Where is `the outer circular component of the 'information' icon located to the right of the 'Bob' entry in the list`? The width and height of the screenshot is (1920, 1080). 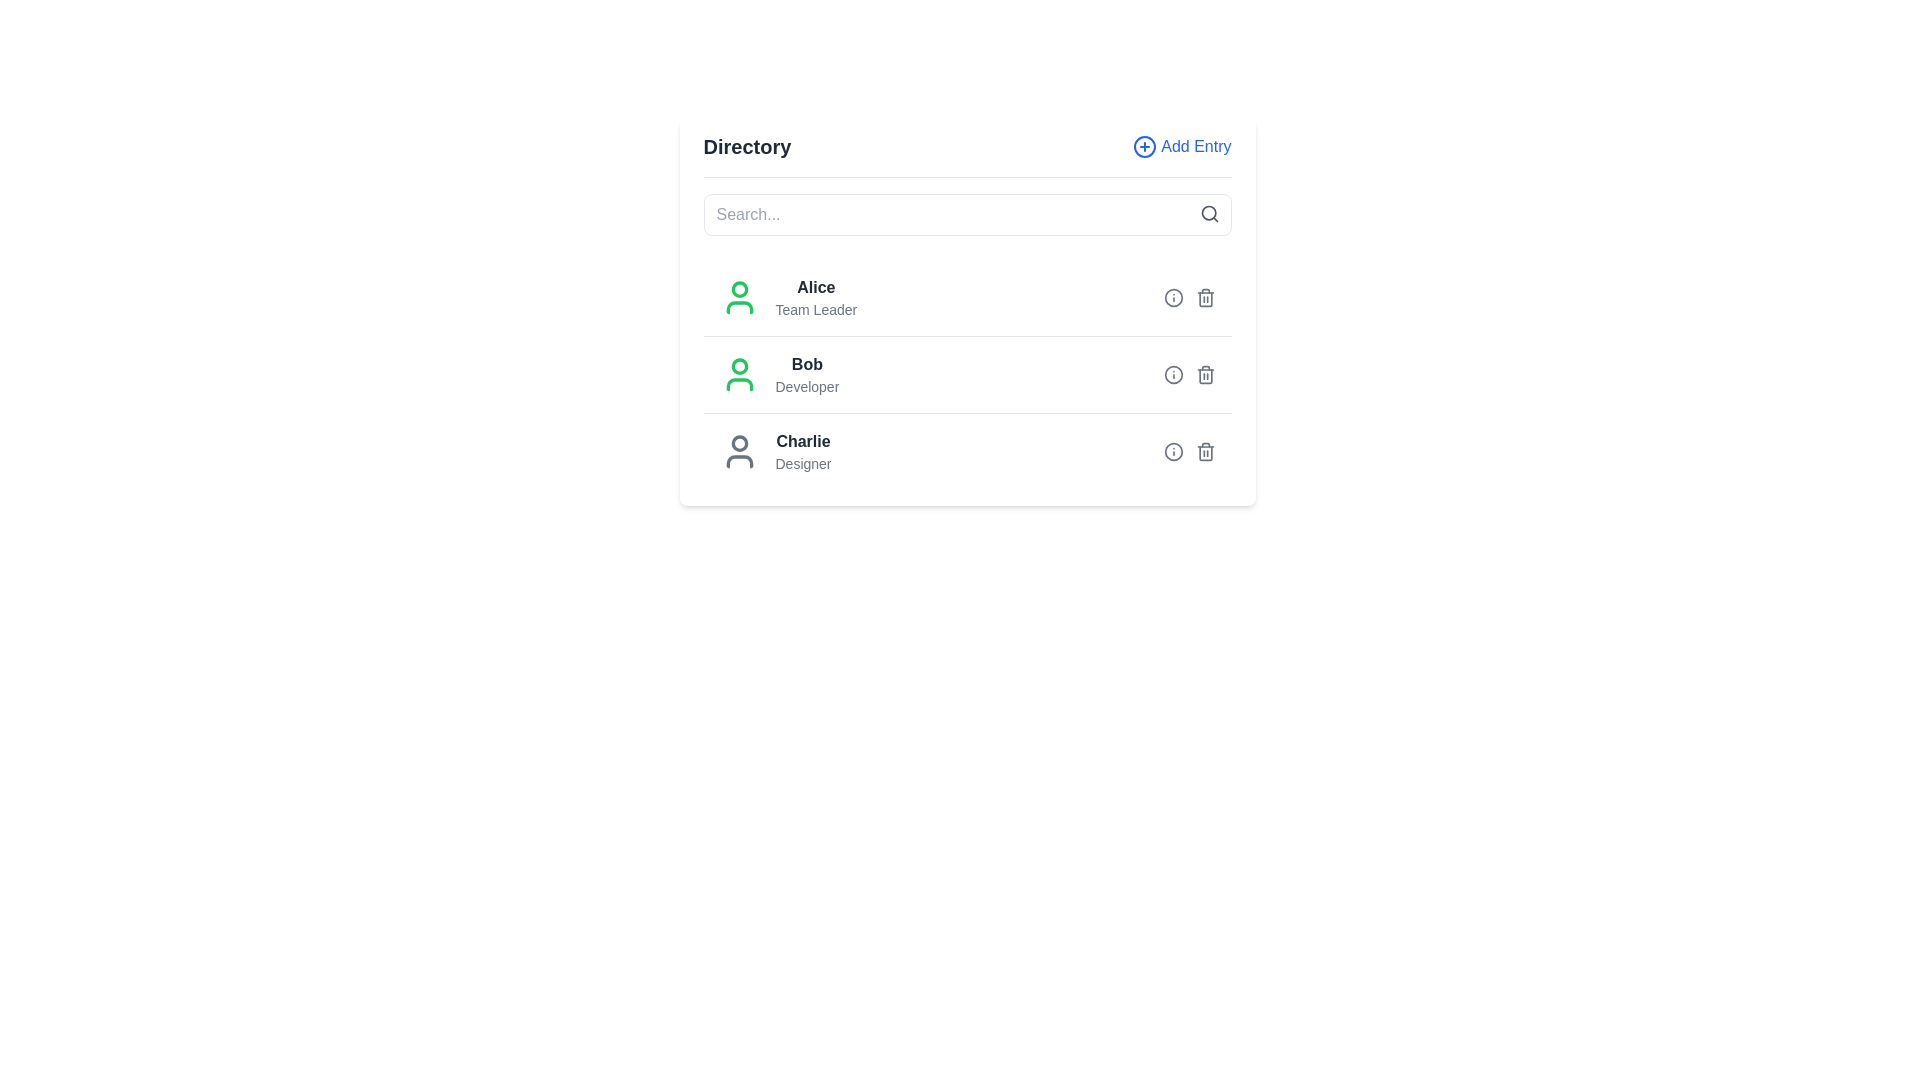 the outer circular component of the 'information' icon located to the right of the 'Bob' entry in the list is located at coordinates (1173, 374).